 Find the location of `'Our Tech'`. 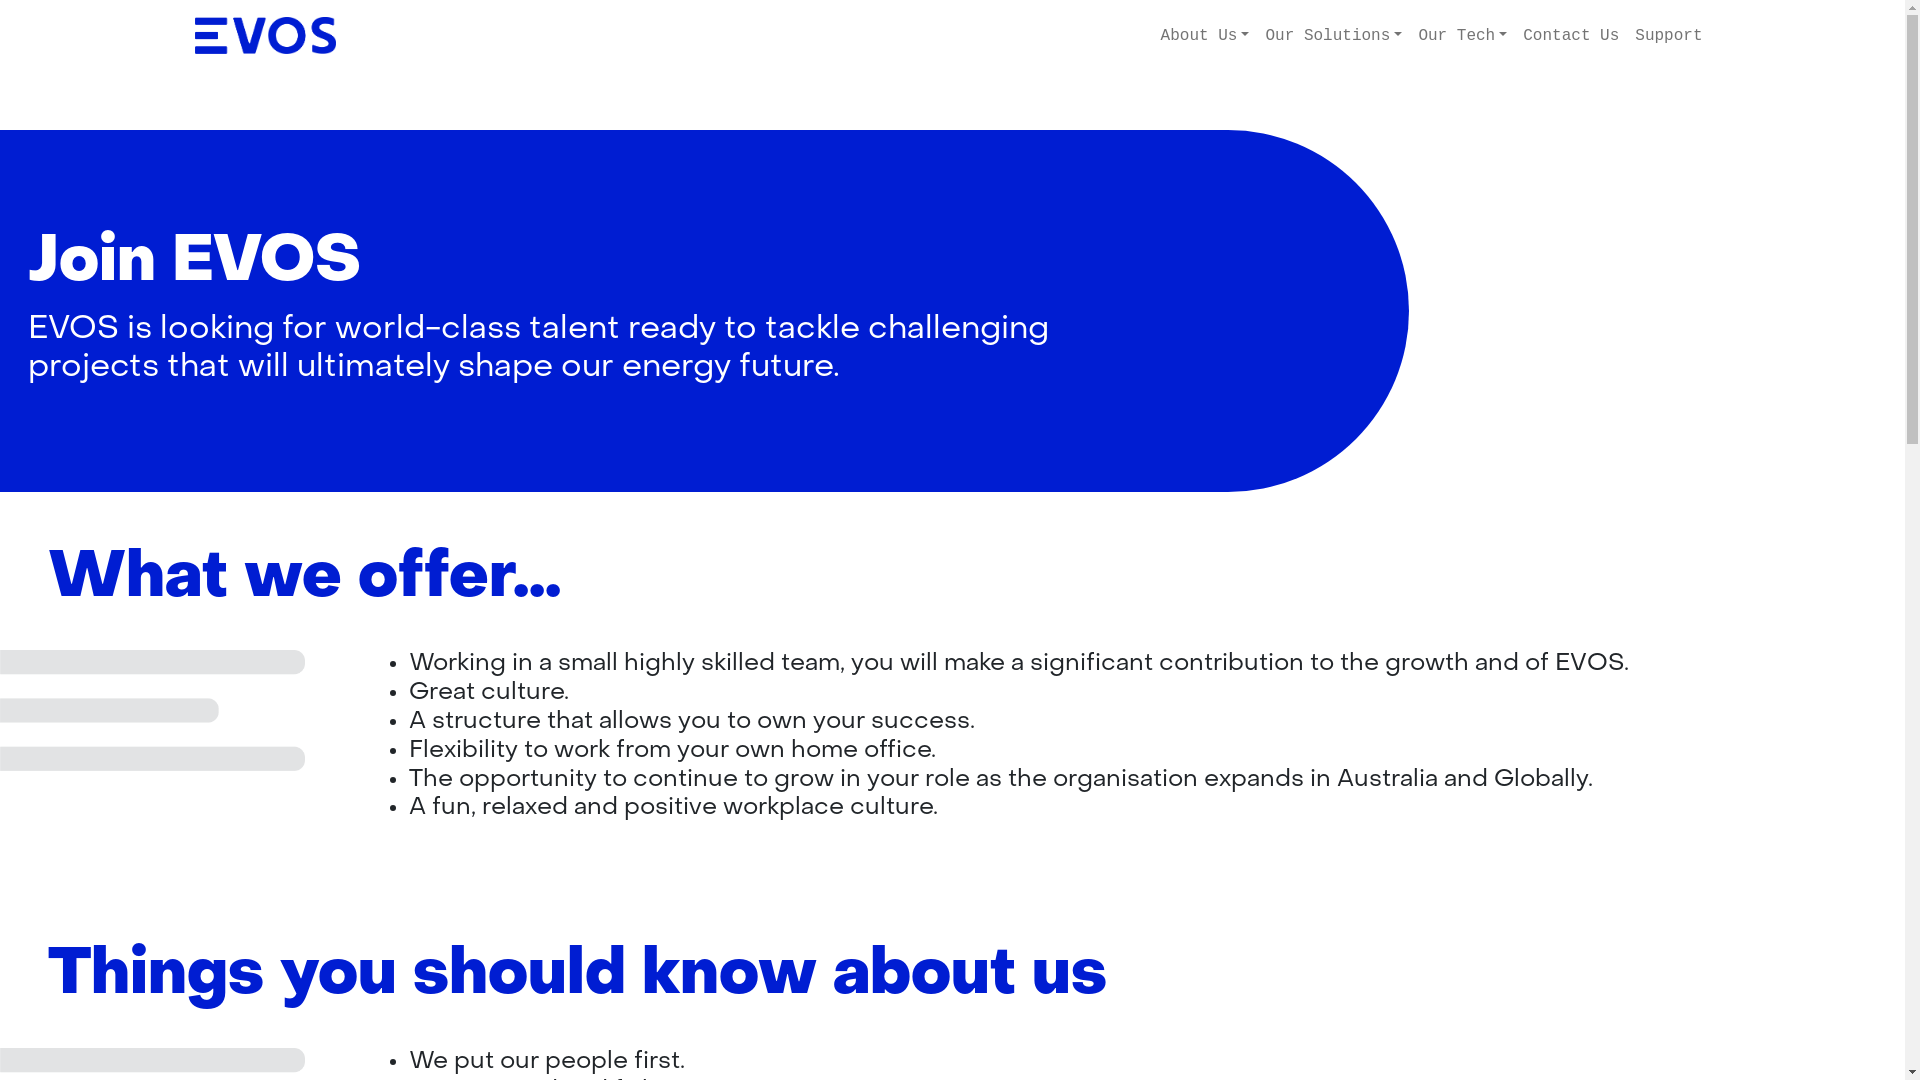

'Our Tech' is located at coordinates (1462, 35).